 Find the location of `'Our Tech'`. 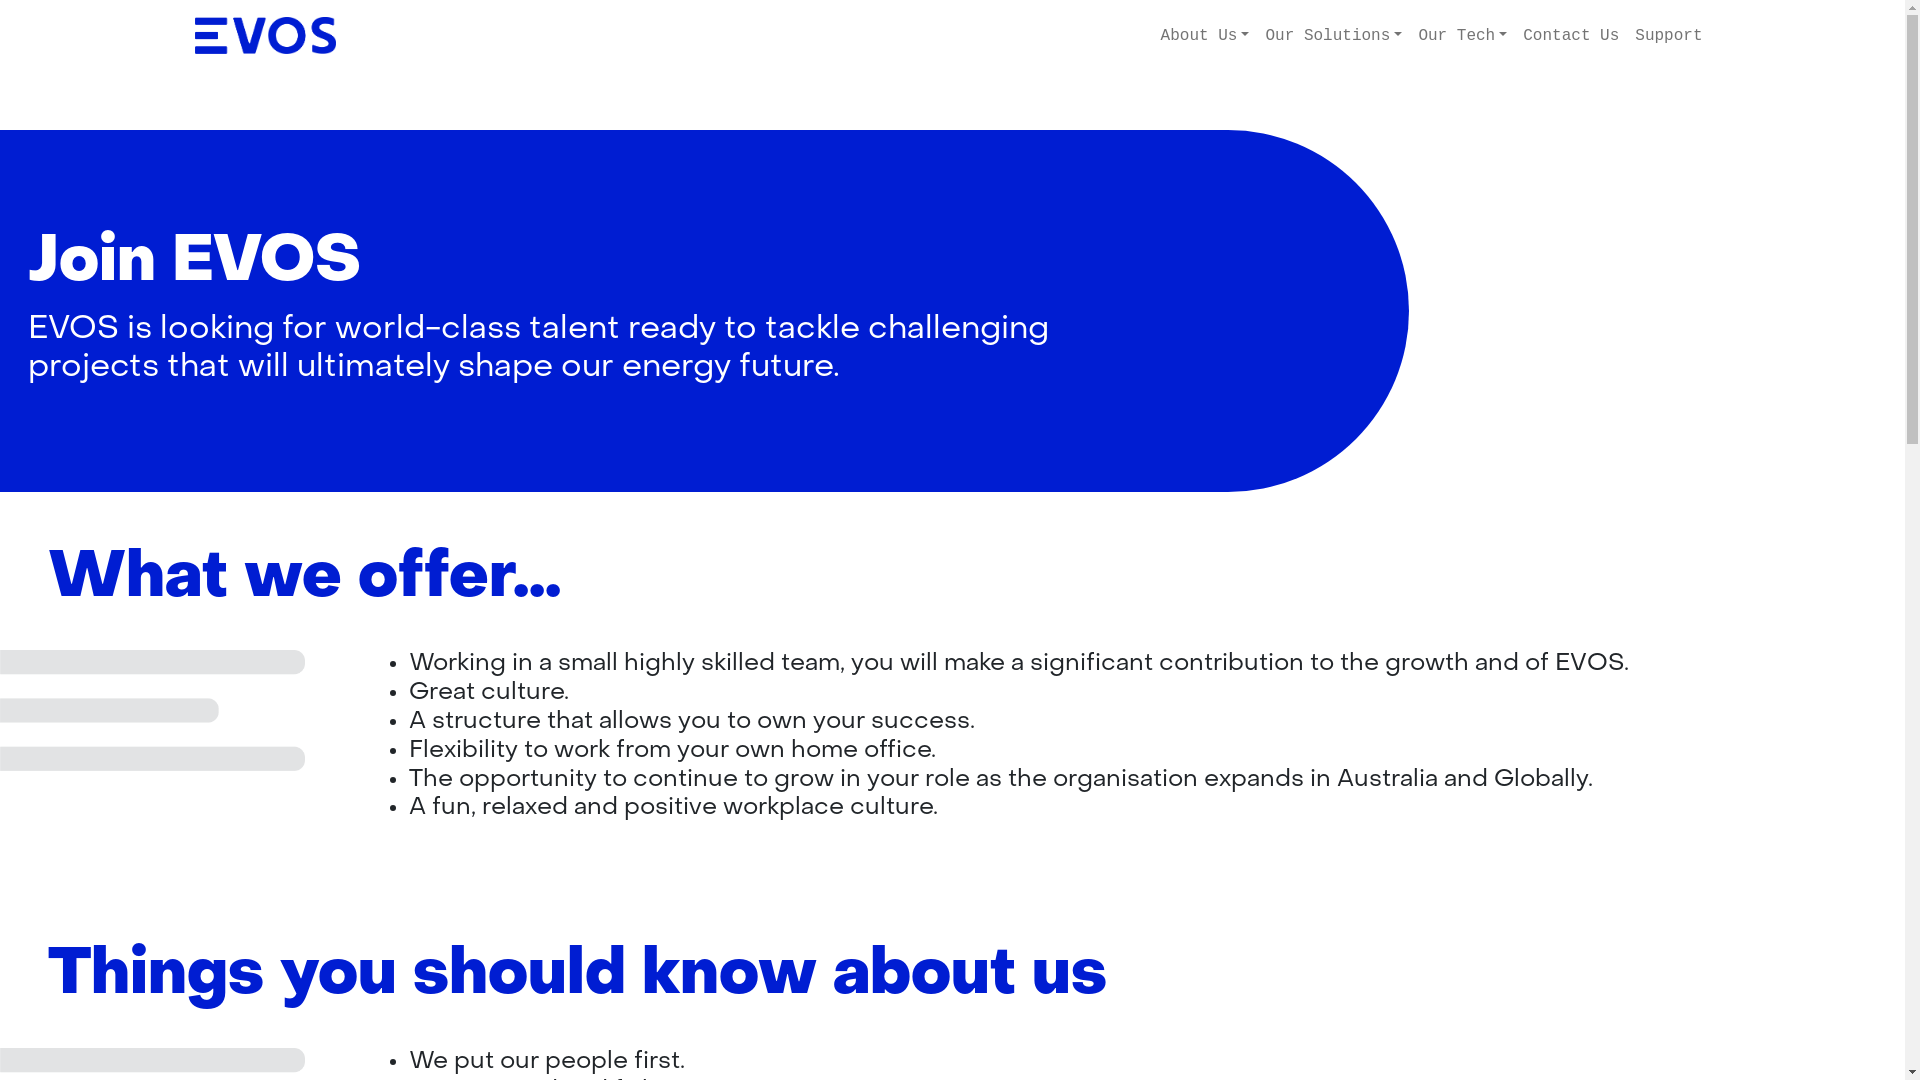

'Our Tech' is located at coordinates (1462, 35).